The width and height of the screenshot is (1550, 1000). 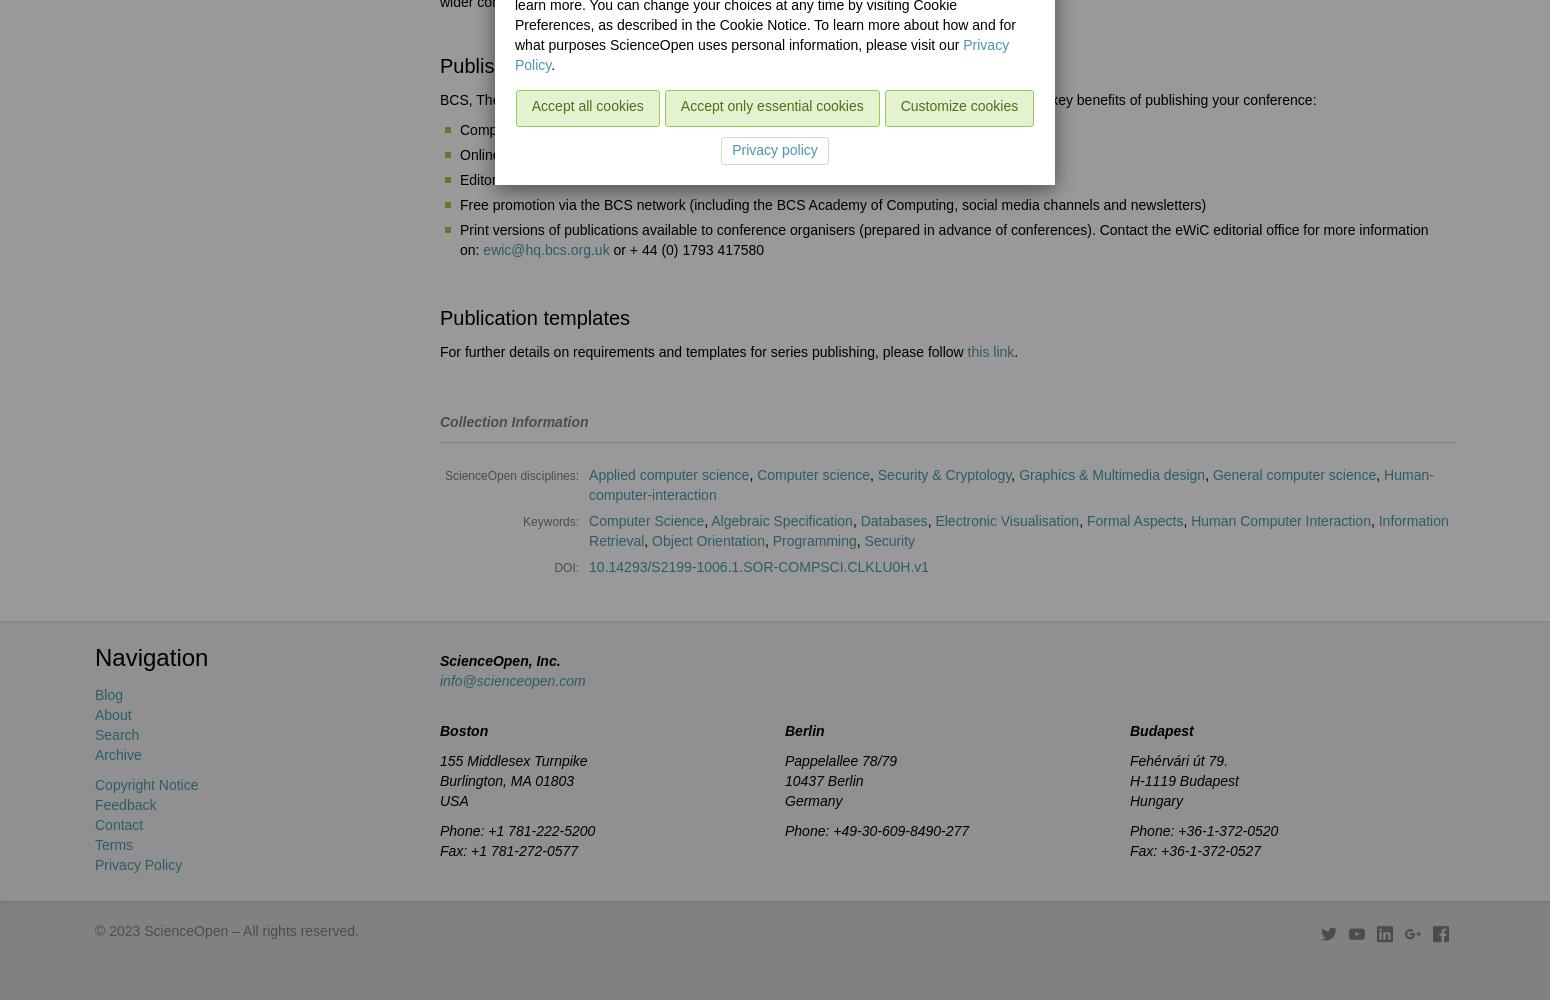 I want to click on 'Hungary', so click(x=1154, y=801).